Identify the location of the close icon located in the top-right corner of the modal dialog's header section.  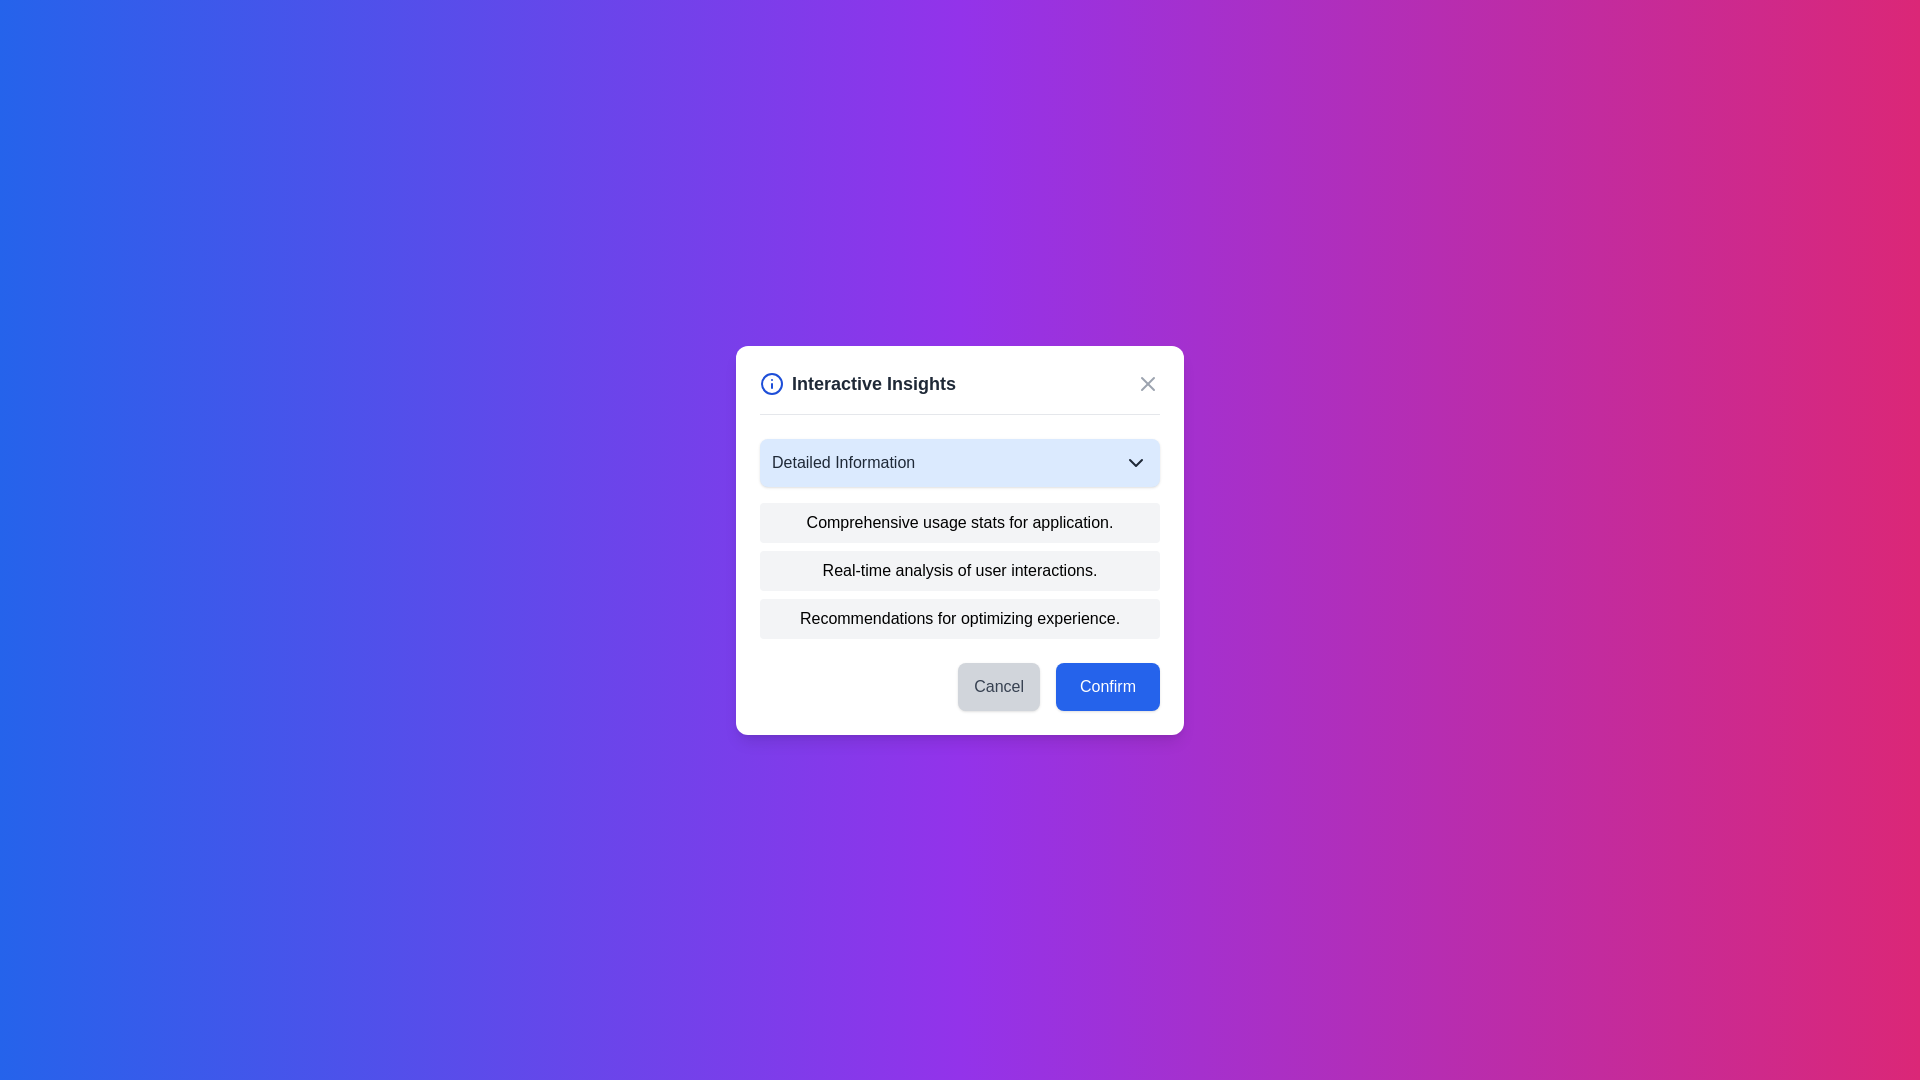
(1147, 383).